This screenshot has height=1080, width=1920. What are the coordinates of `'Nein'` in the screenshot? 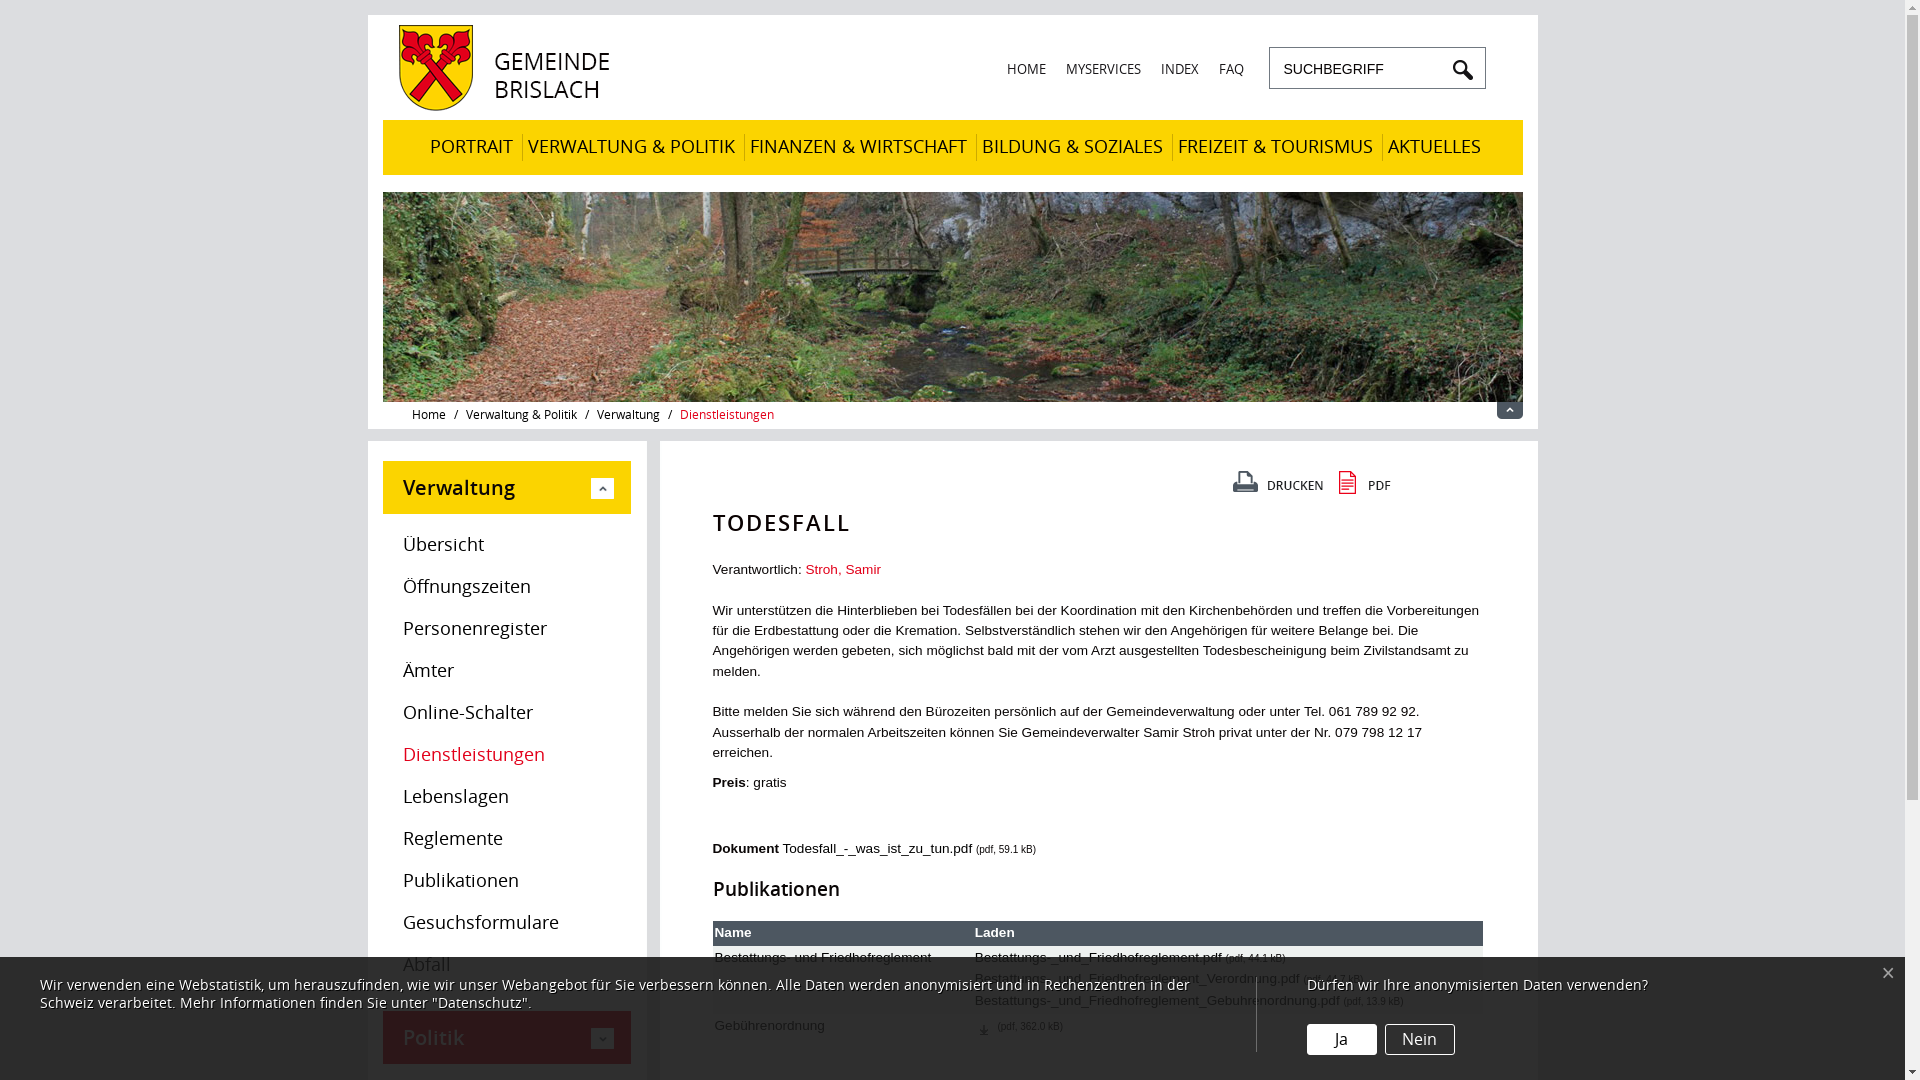 It's located at (1384, 1038).